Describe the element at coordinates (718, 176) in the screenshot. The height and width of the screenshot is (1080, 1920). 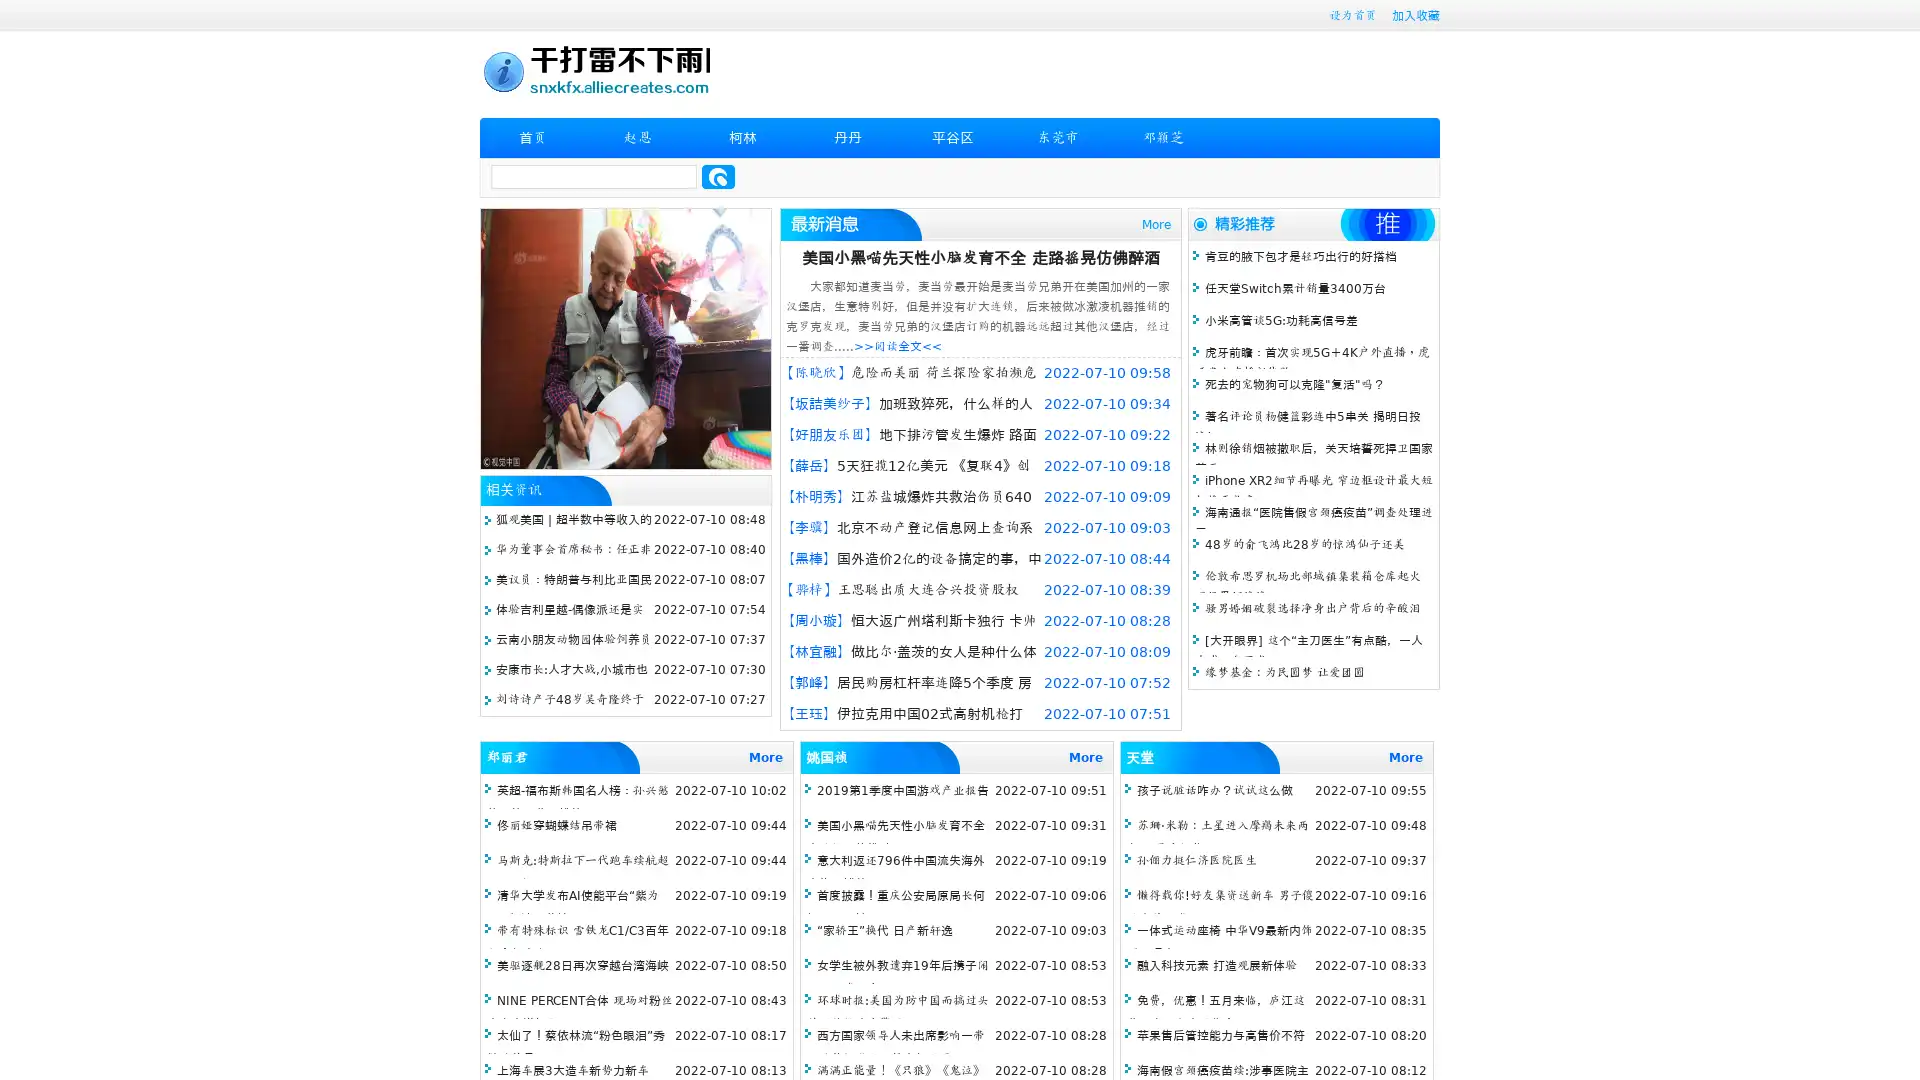
I see `Search` at that location.